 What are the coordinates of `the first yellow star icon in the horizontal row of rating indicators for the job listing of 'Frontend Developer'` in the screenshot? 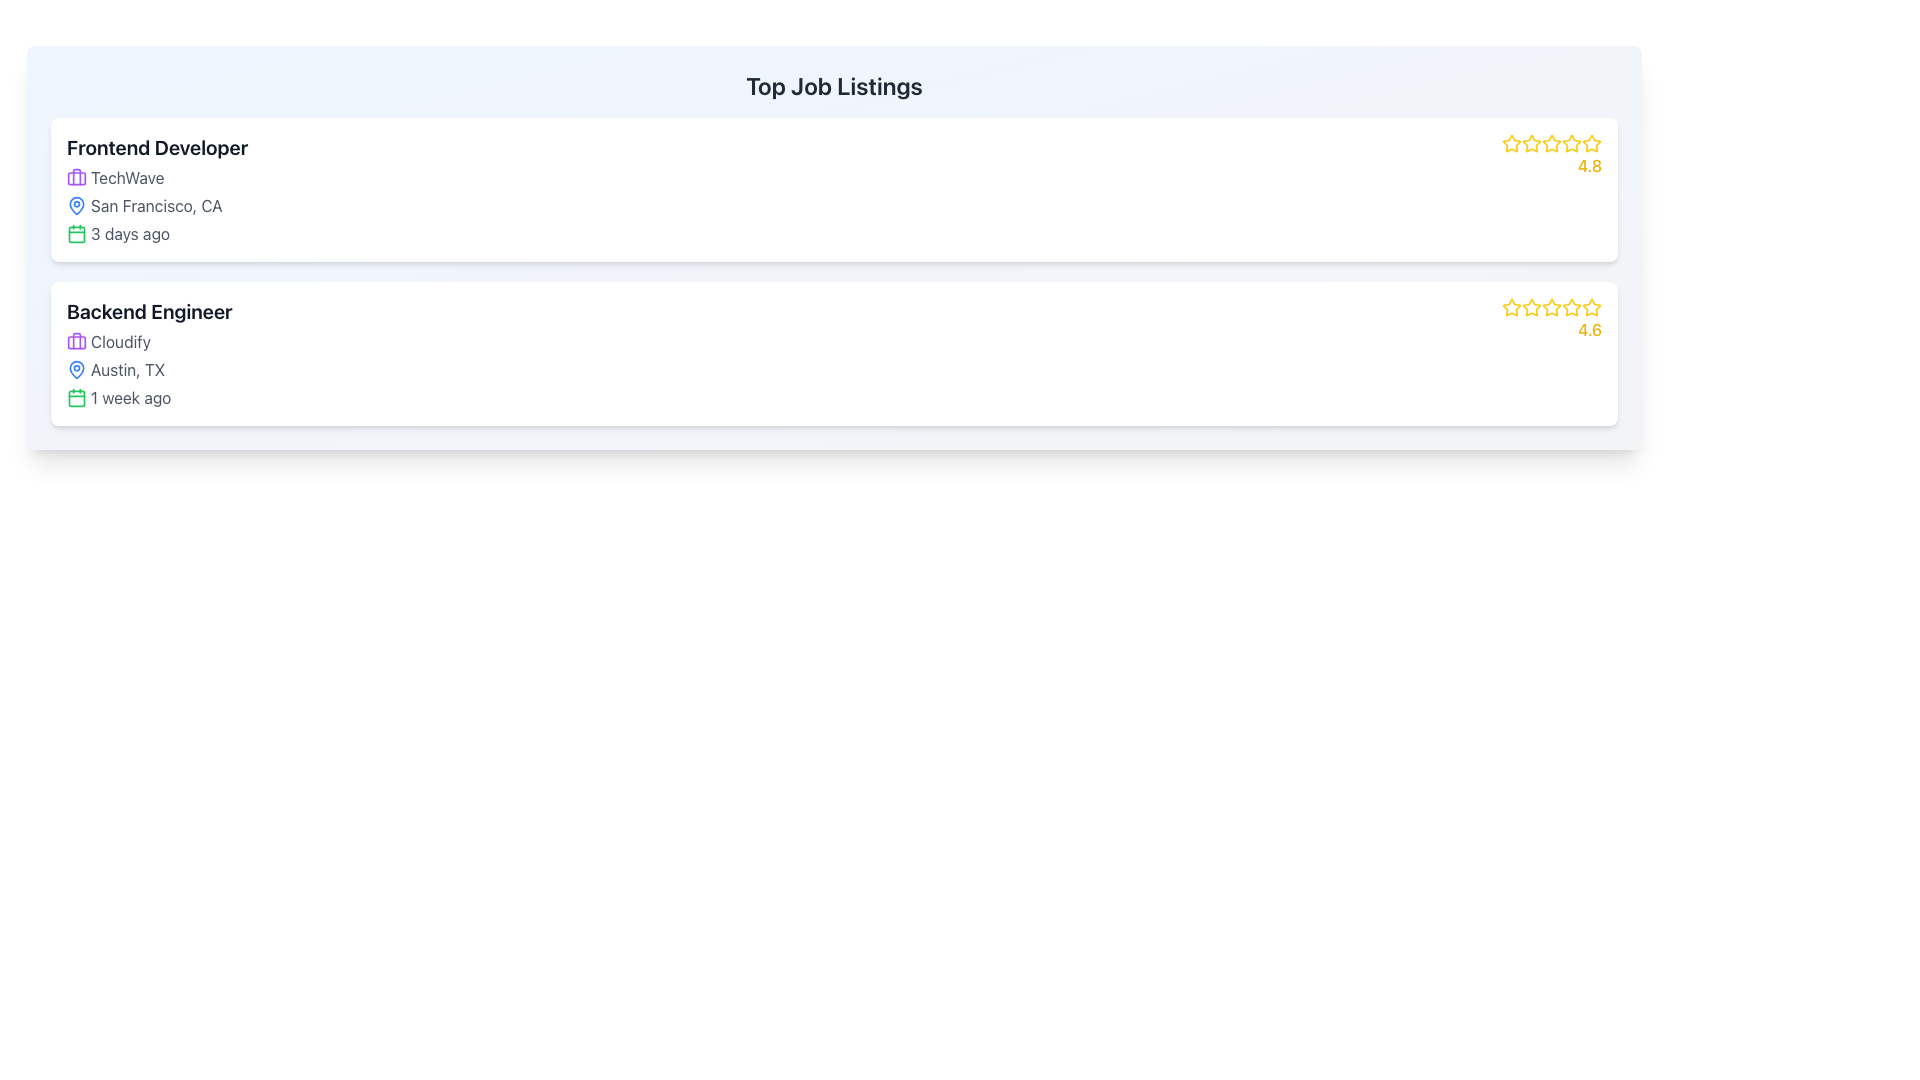 It's located at (1512, 142).